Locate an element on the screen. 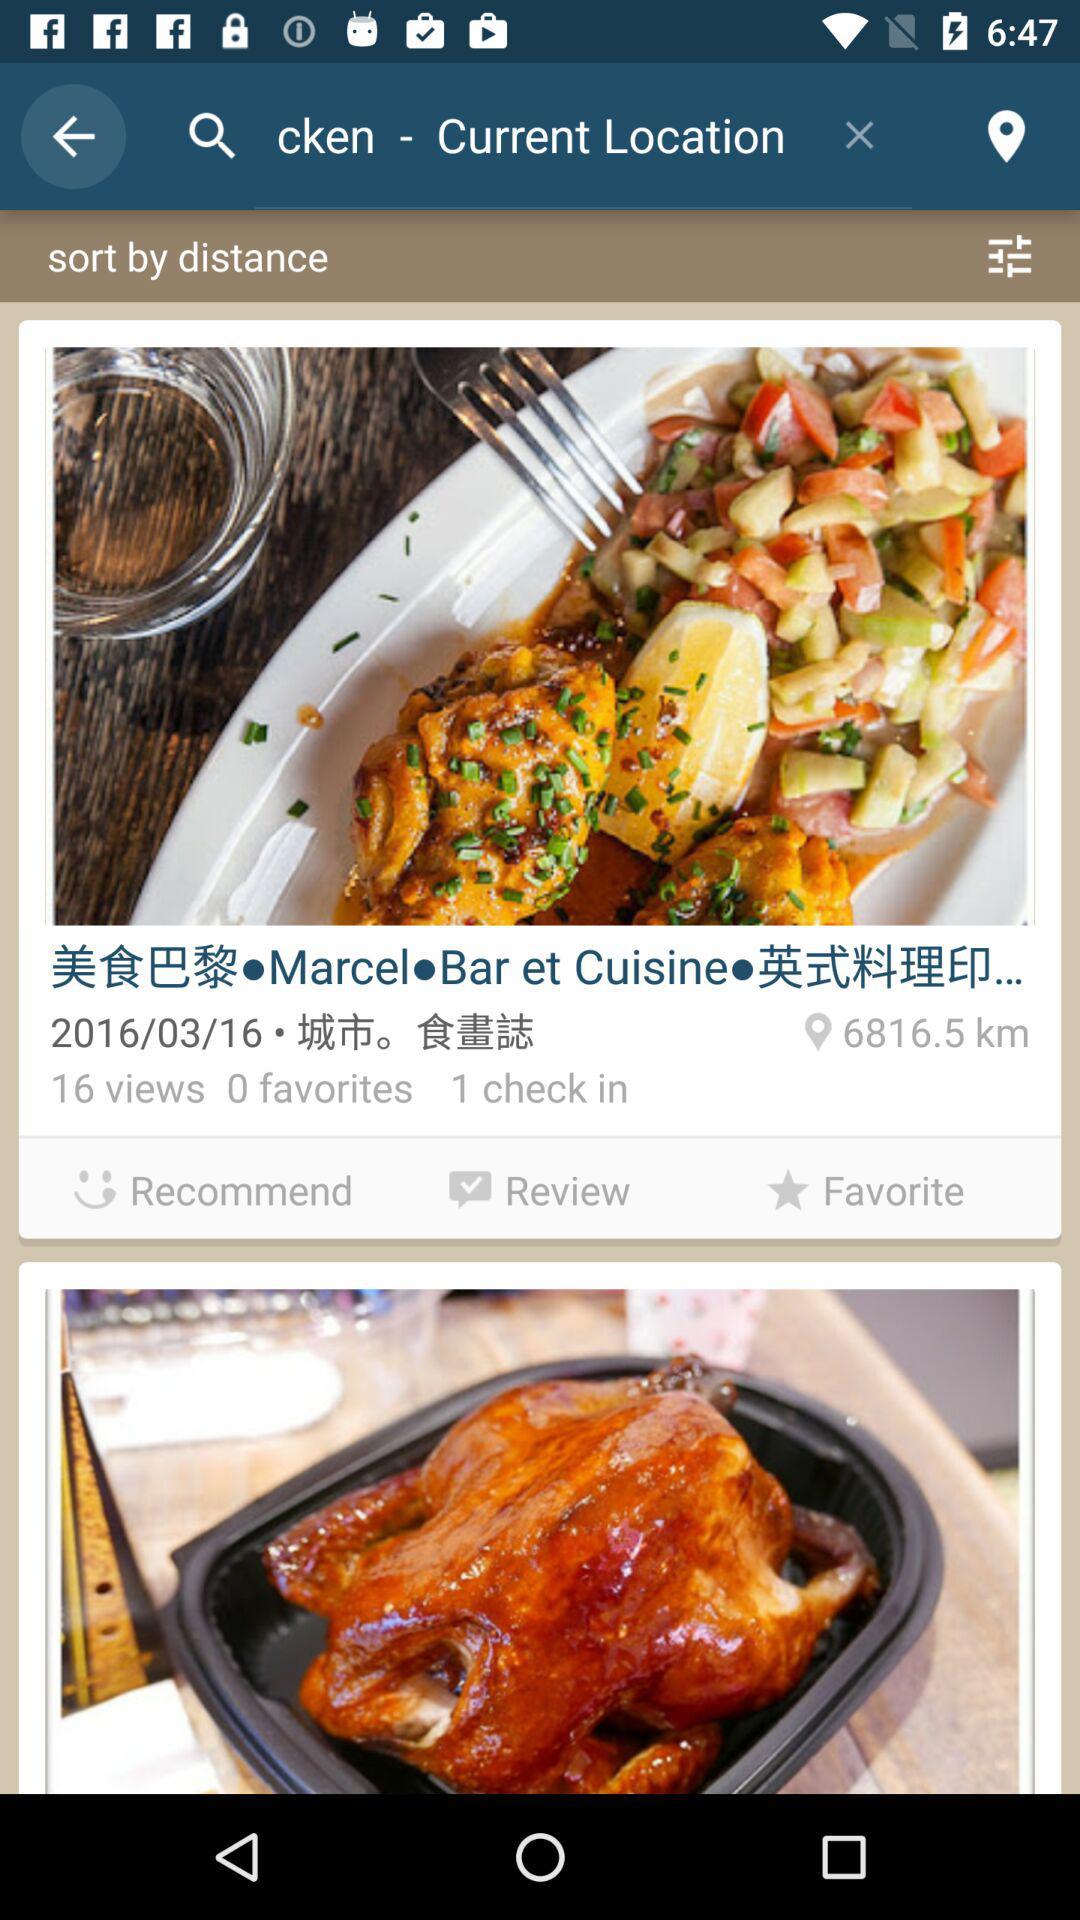 The image size is (1080, 1920). item to the right of 0 favorites icon is located at coordinates (519, 1091).